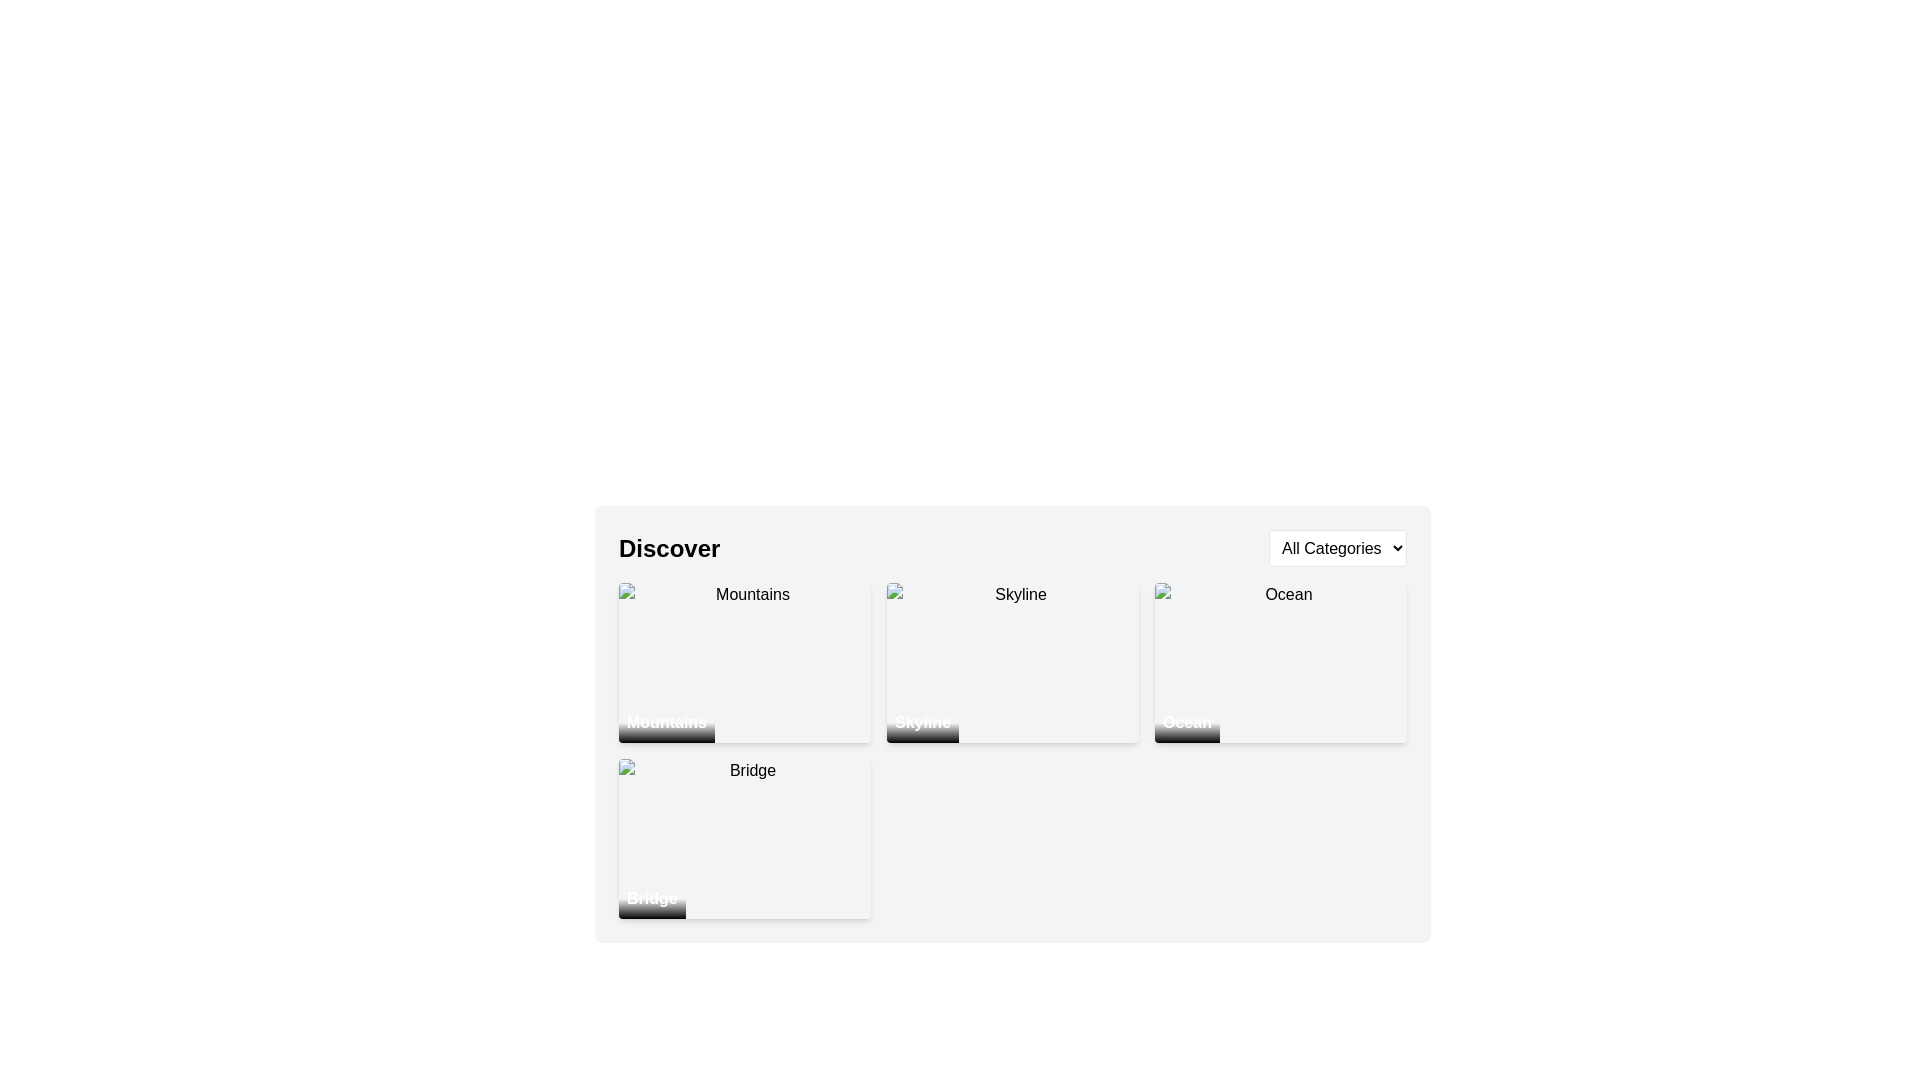 Image resolution: width=1920 pixels, height=1080 pixels. What do you see at coordinates (667, 722) in the screenshot?
I see `text label that indicates the associated image relates to 'Mountains', located at the bottom-center of the leftmost card under the heading 'Discover'` at bounding box center [667, 722].